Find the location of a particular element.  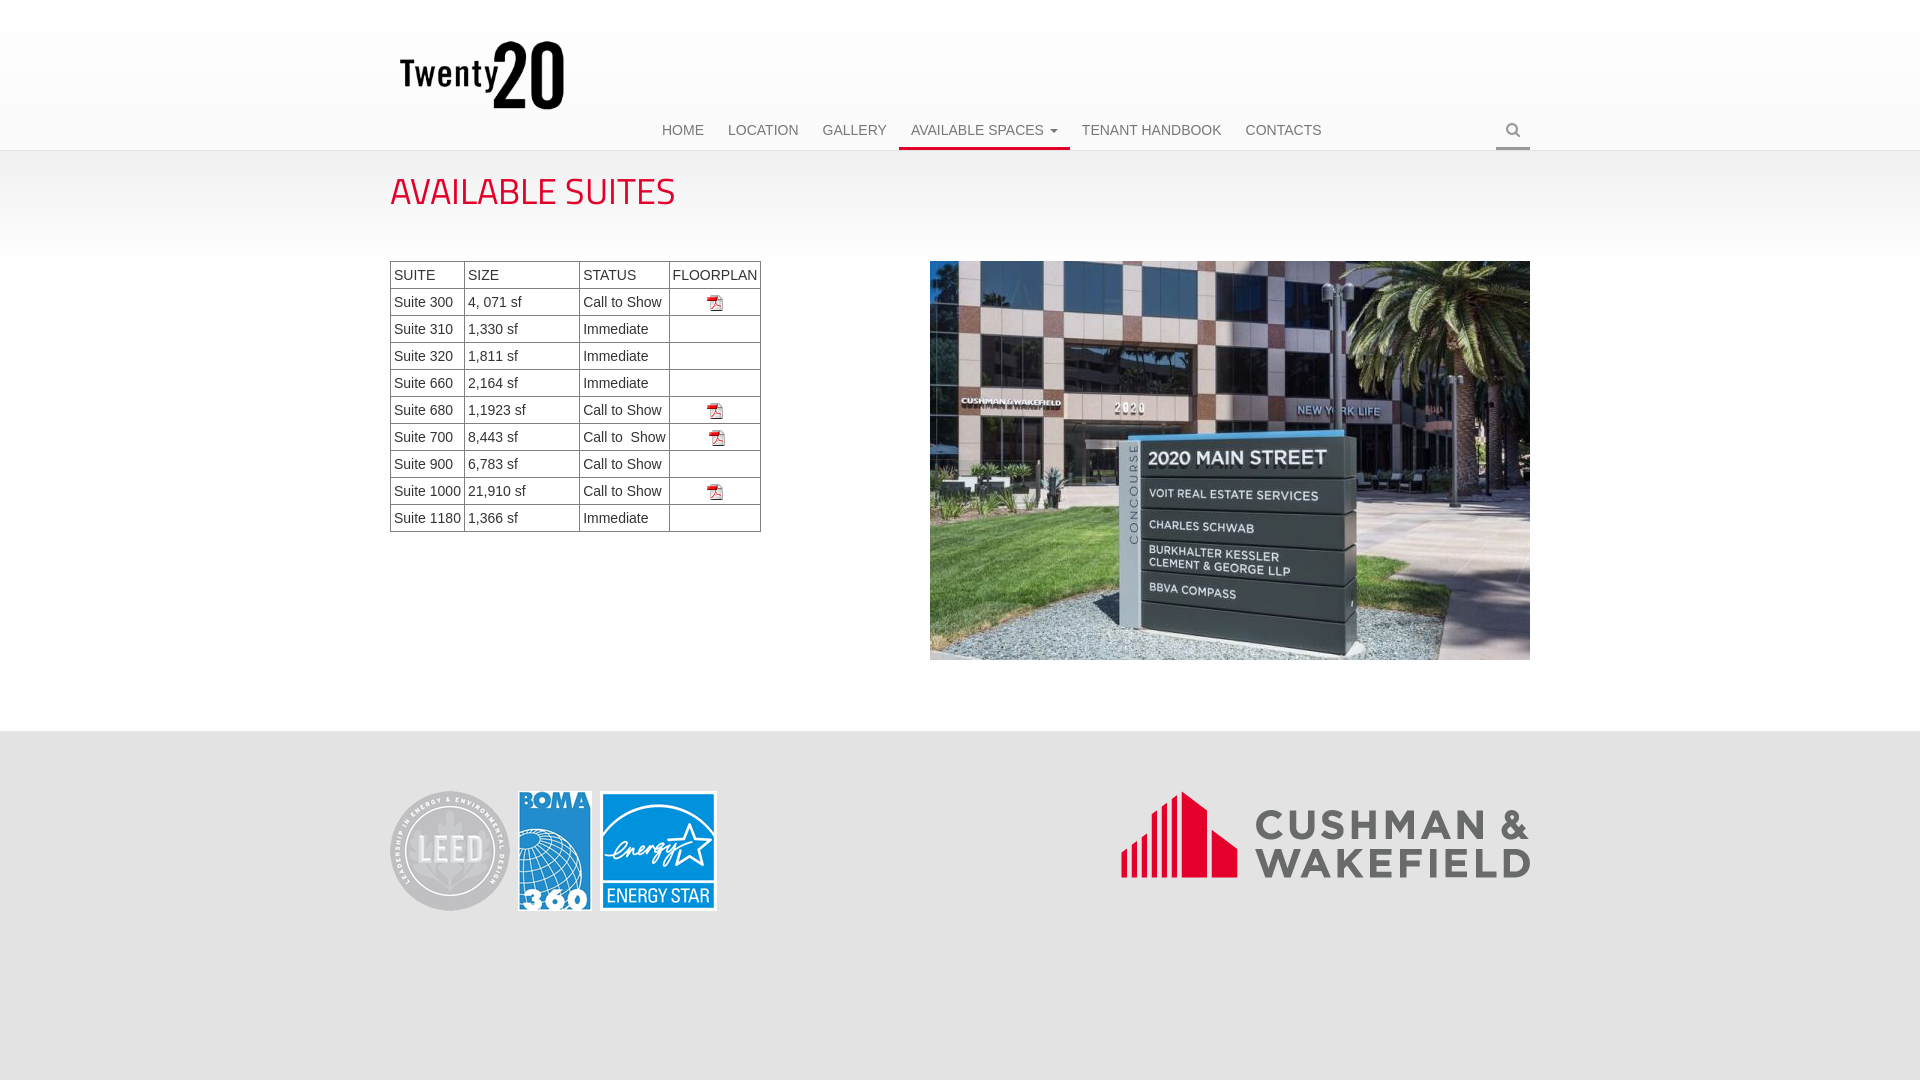

'2020_-_Suite_300.pdf' is located at coordinates (715, 301).